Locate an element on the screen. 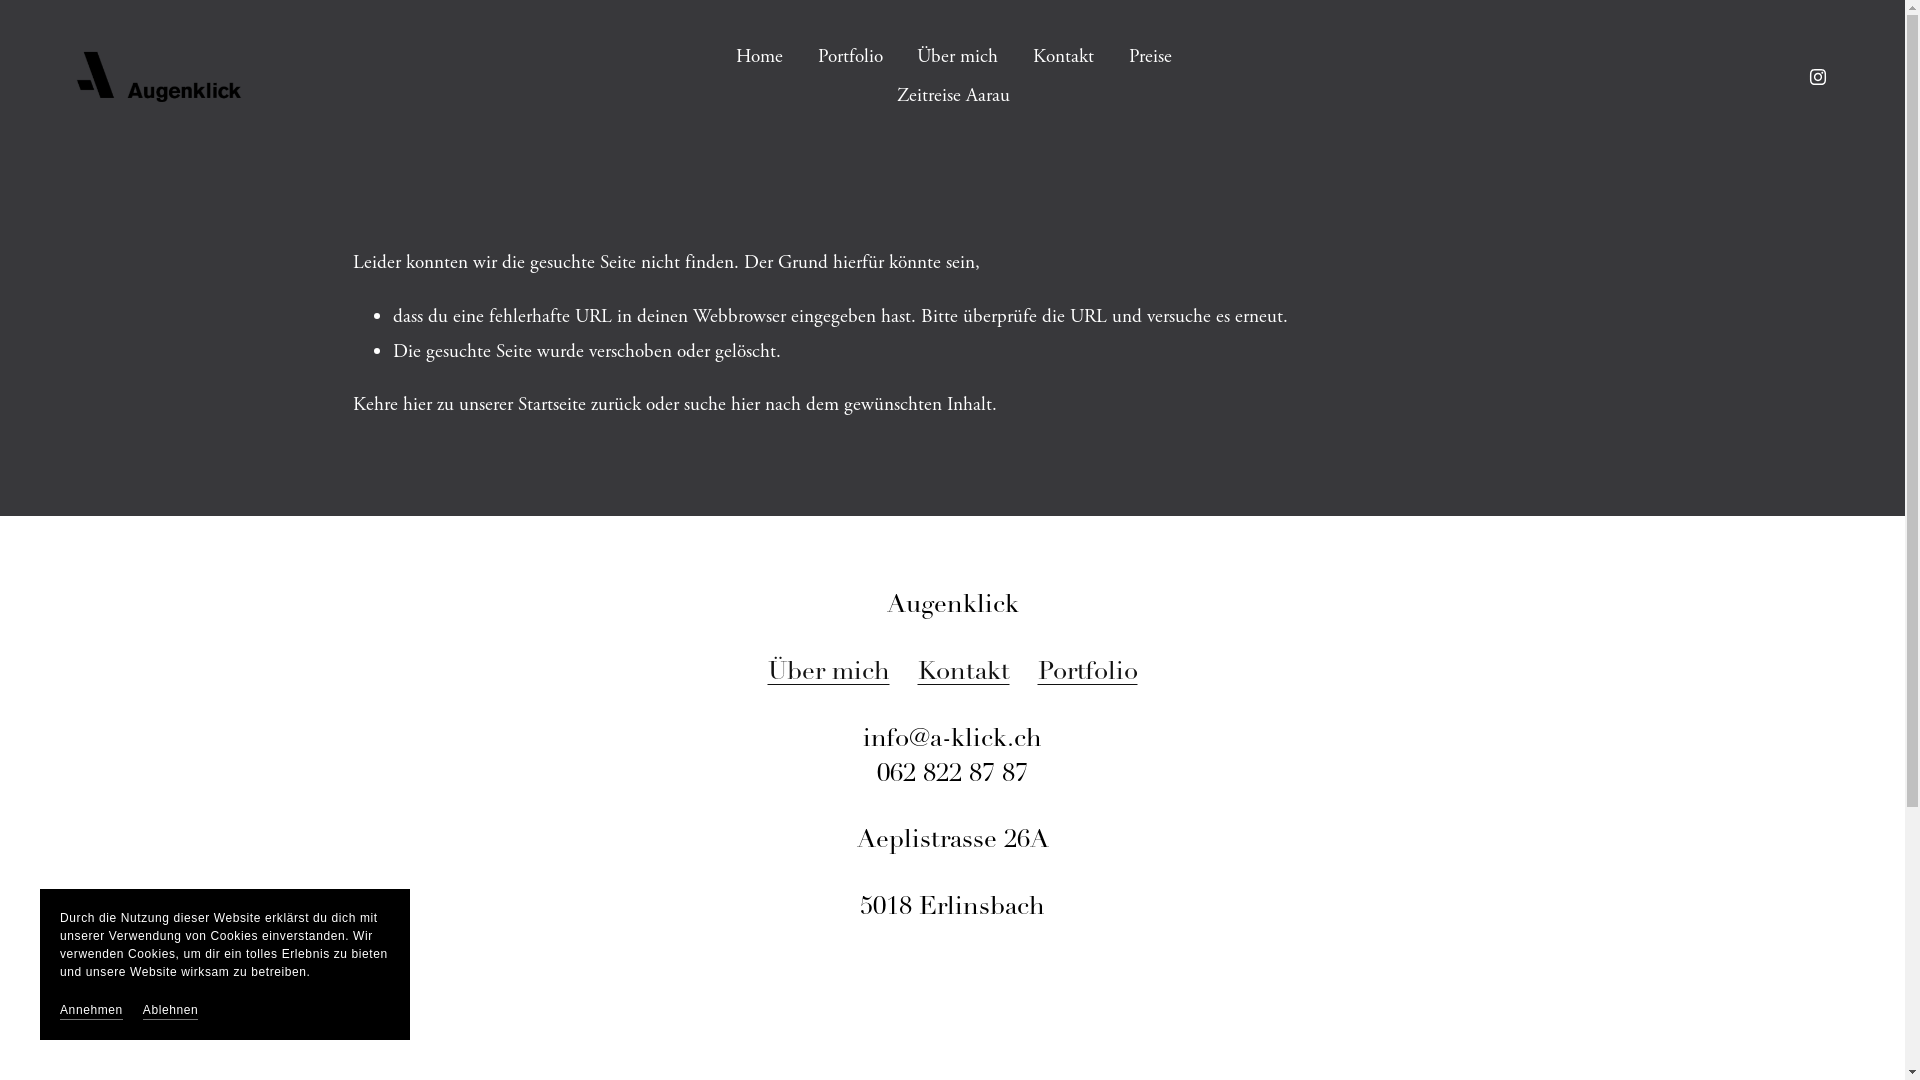 This screenshot has height=1080, width=1920. 'Annehmen' is located at coordinates (59, 1010).